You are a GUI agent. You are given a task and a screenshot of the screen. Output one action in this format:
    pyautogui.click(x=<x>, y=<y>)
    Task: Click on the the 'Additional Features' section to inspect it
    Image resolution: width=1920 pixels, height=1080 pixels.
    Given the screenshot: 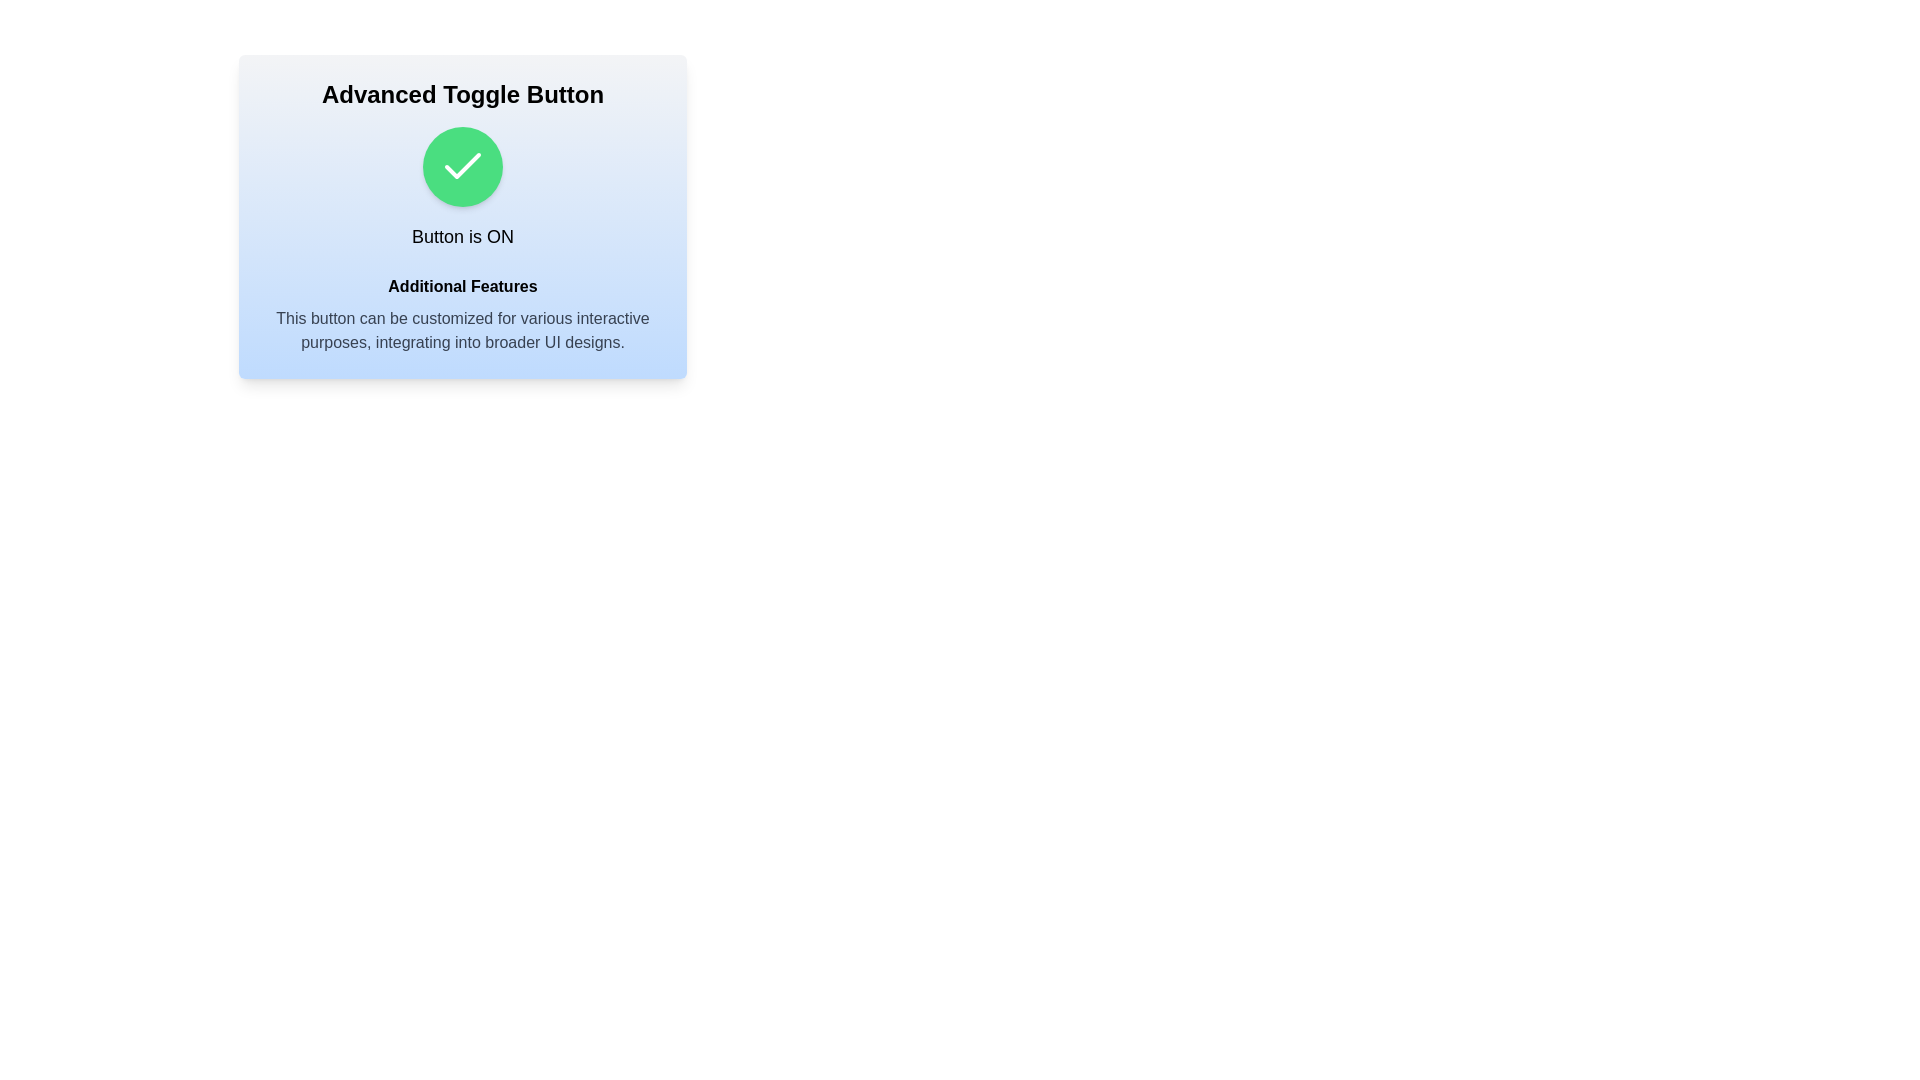 What is the action you would take?
    pyautogui.click(x=461, y=286)
    